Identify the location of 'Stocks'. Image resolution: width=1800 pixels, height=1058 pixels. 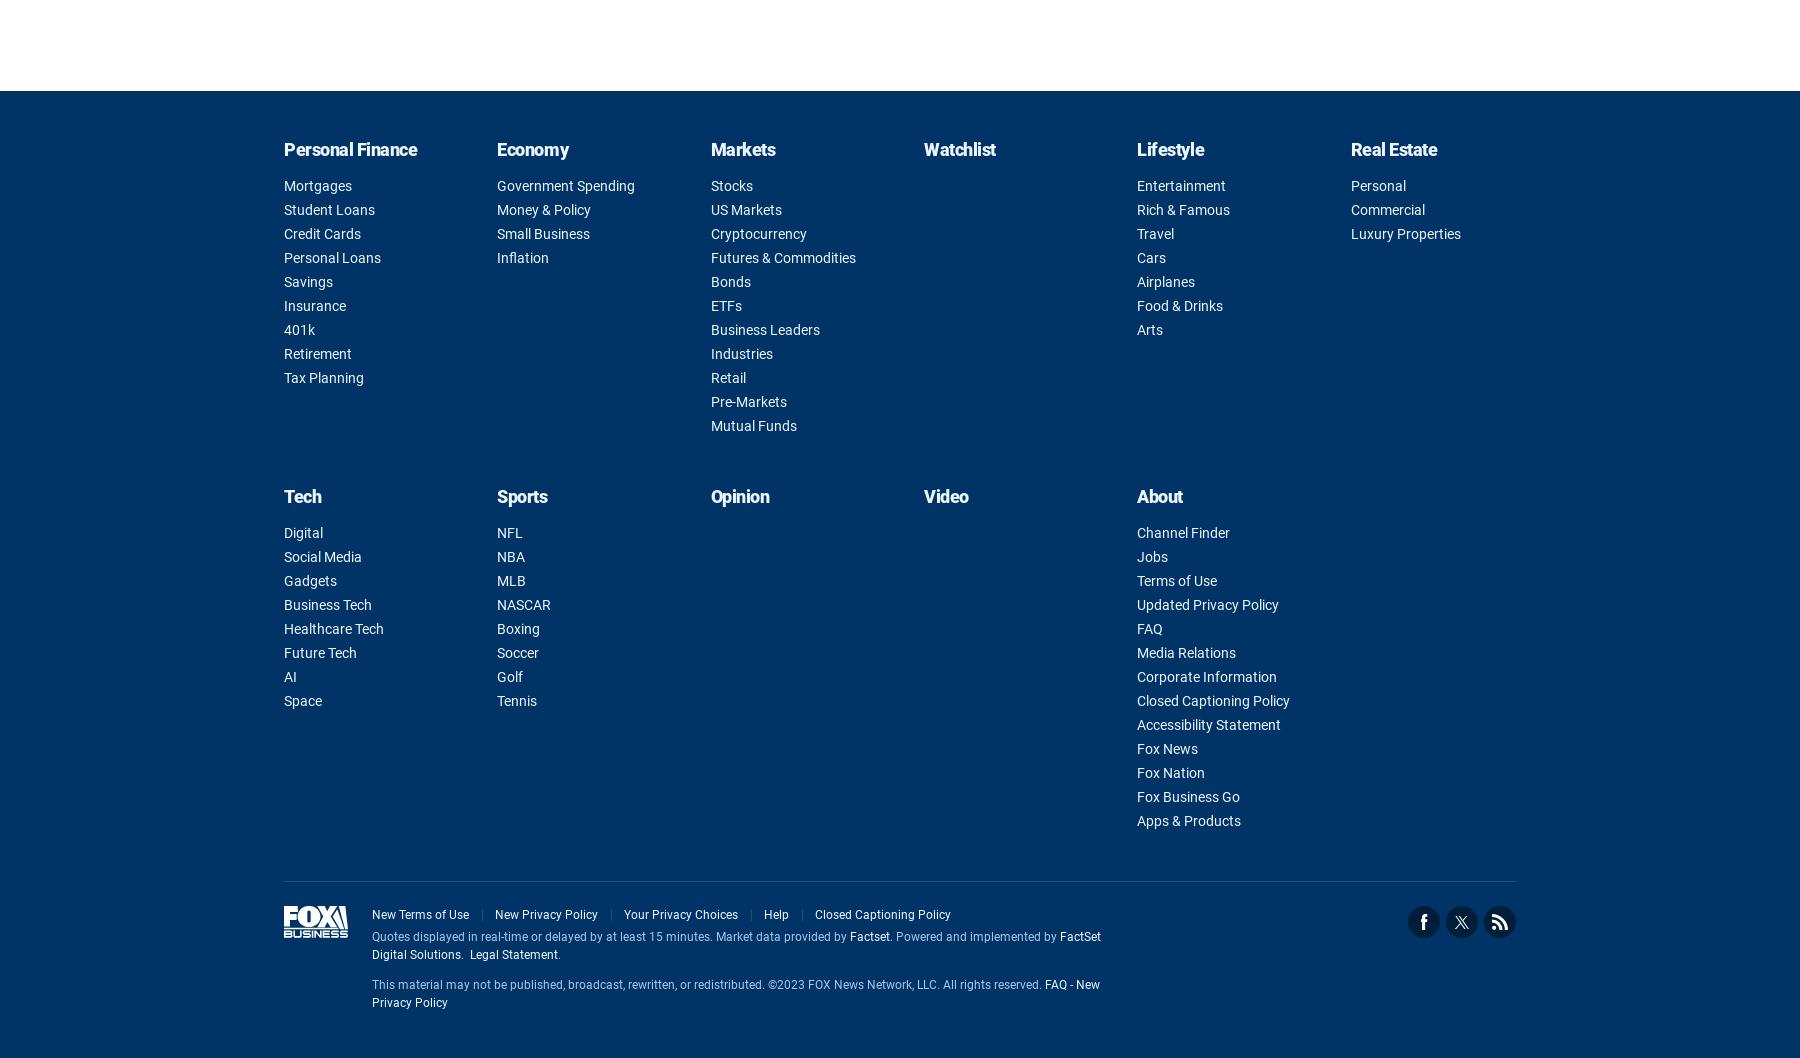
(729, 185).